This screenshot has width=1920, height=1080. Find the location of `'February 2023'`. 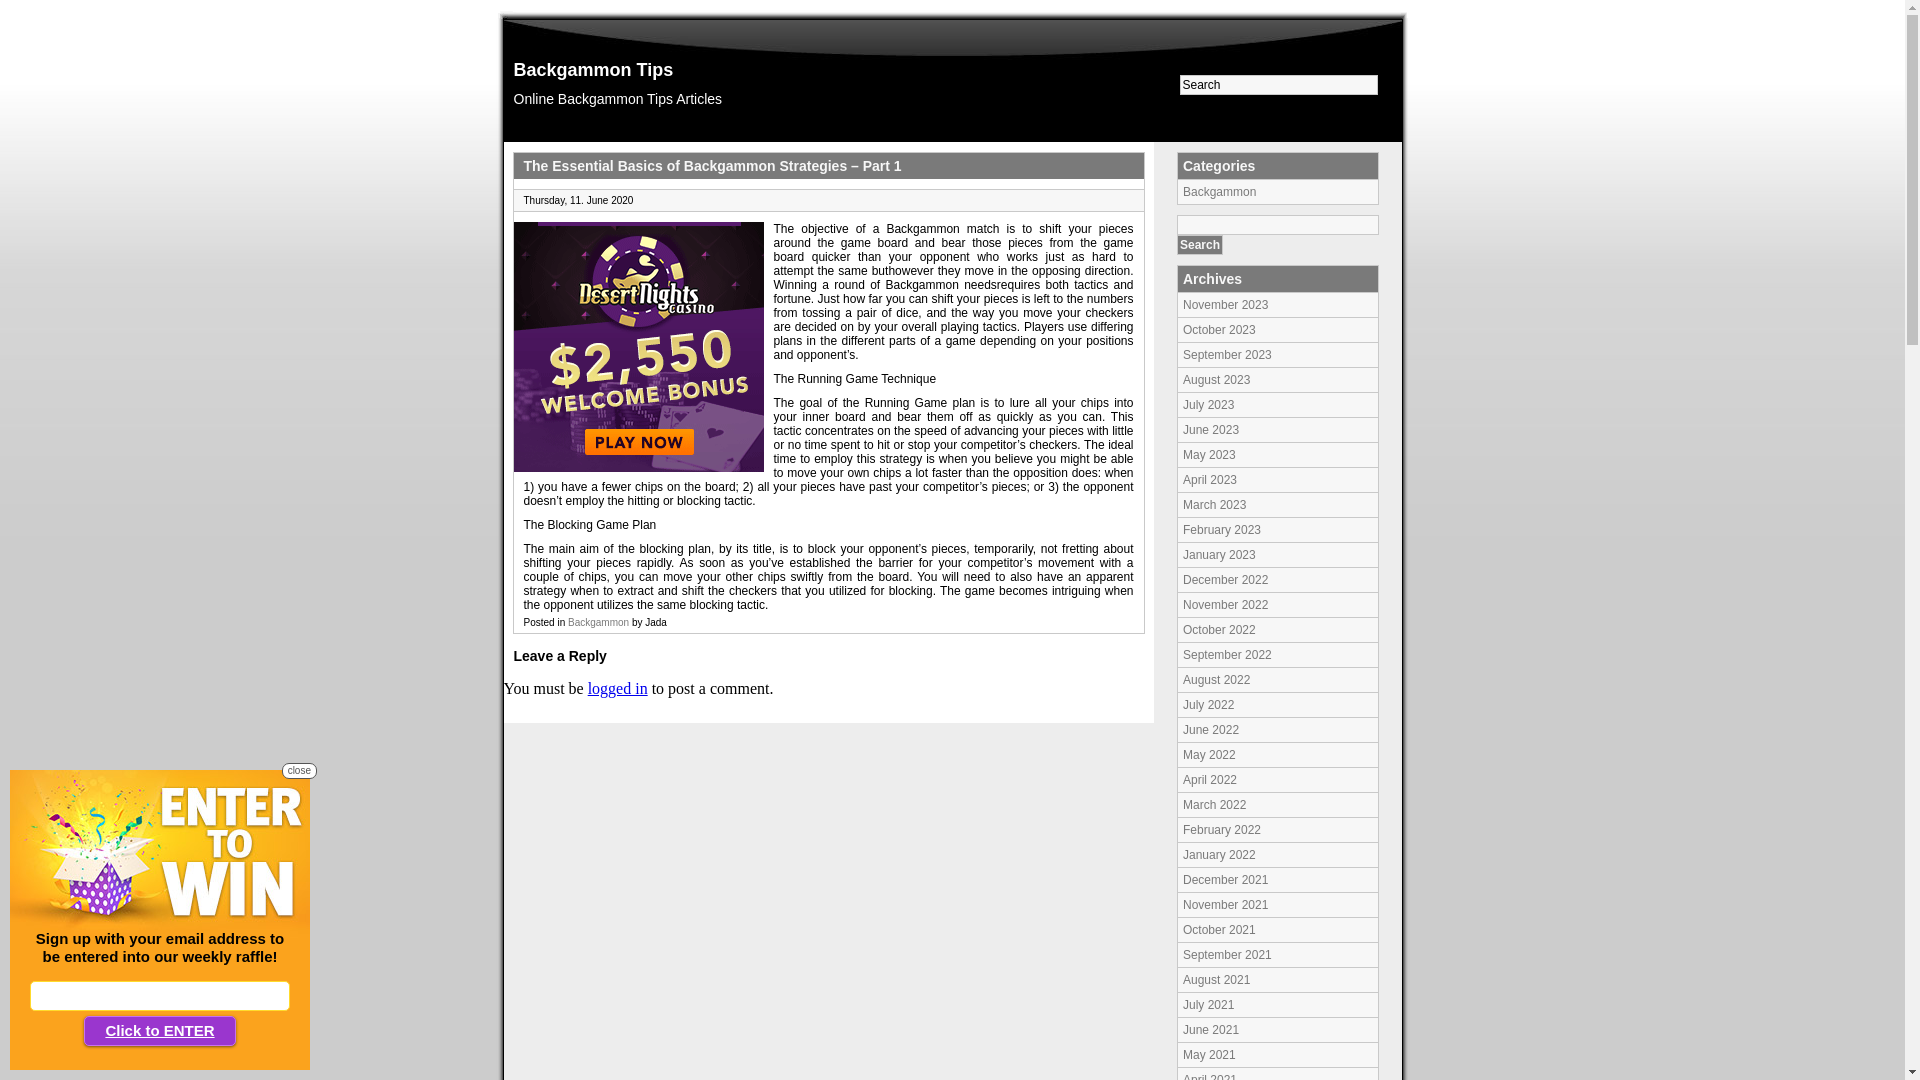

'February 2023' is located at coordinates (1182, 528).